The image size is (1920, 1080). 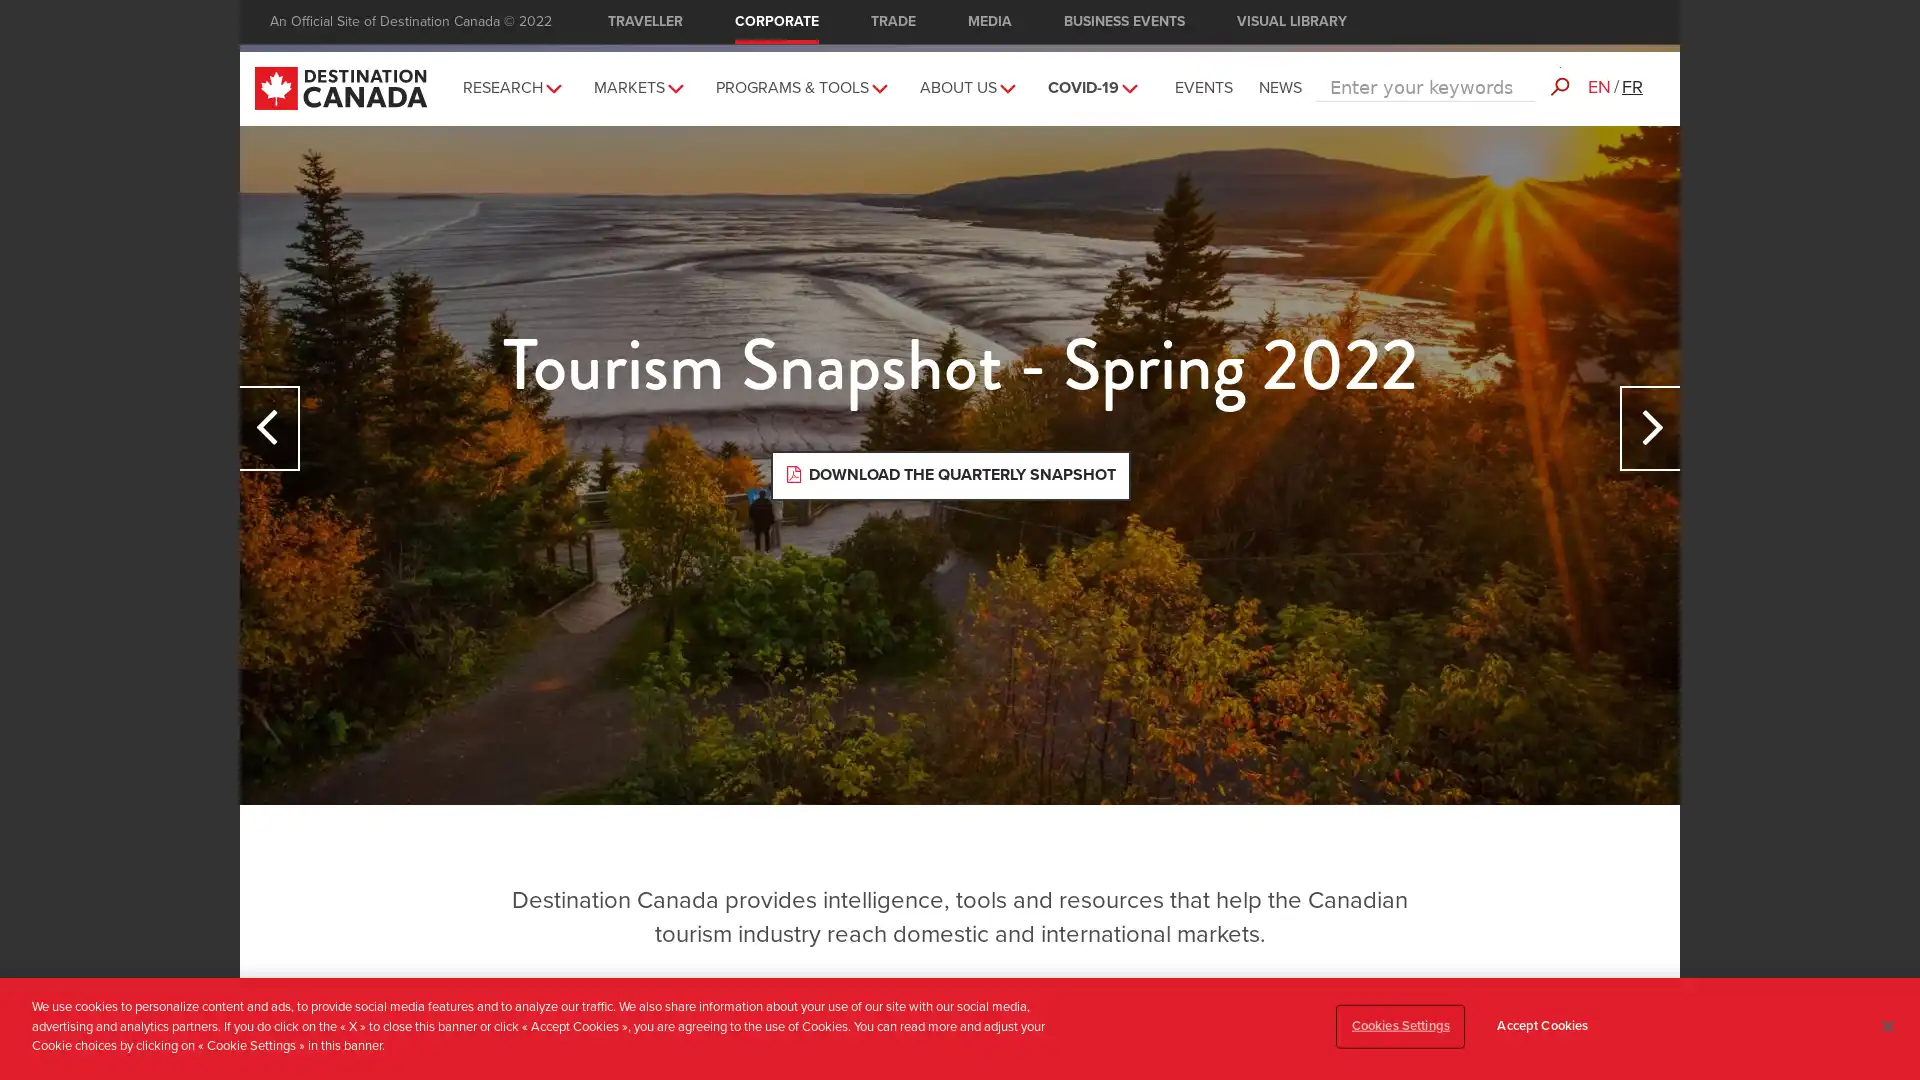 I want to click on Share to Facebook, so click(x=1656, y=159).